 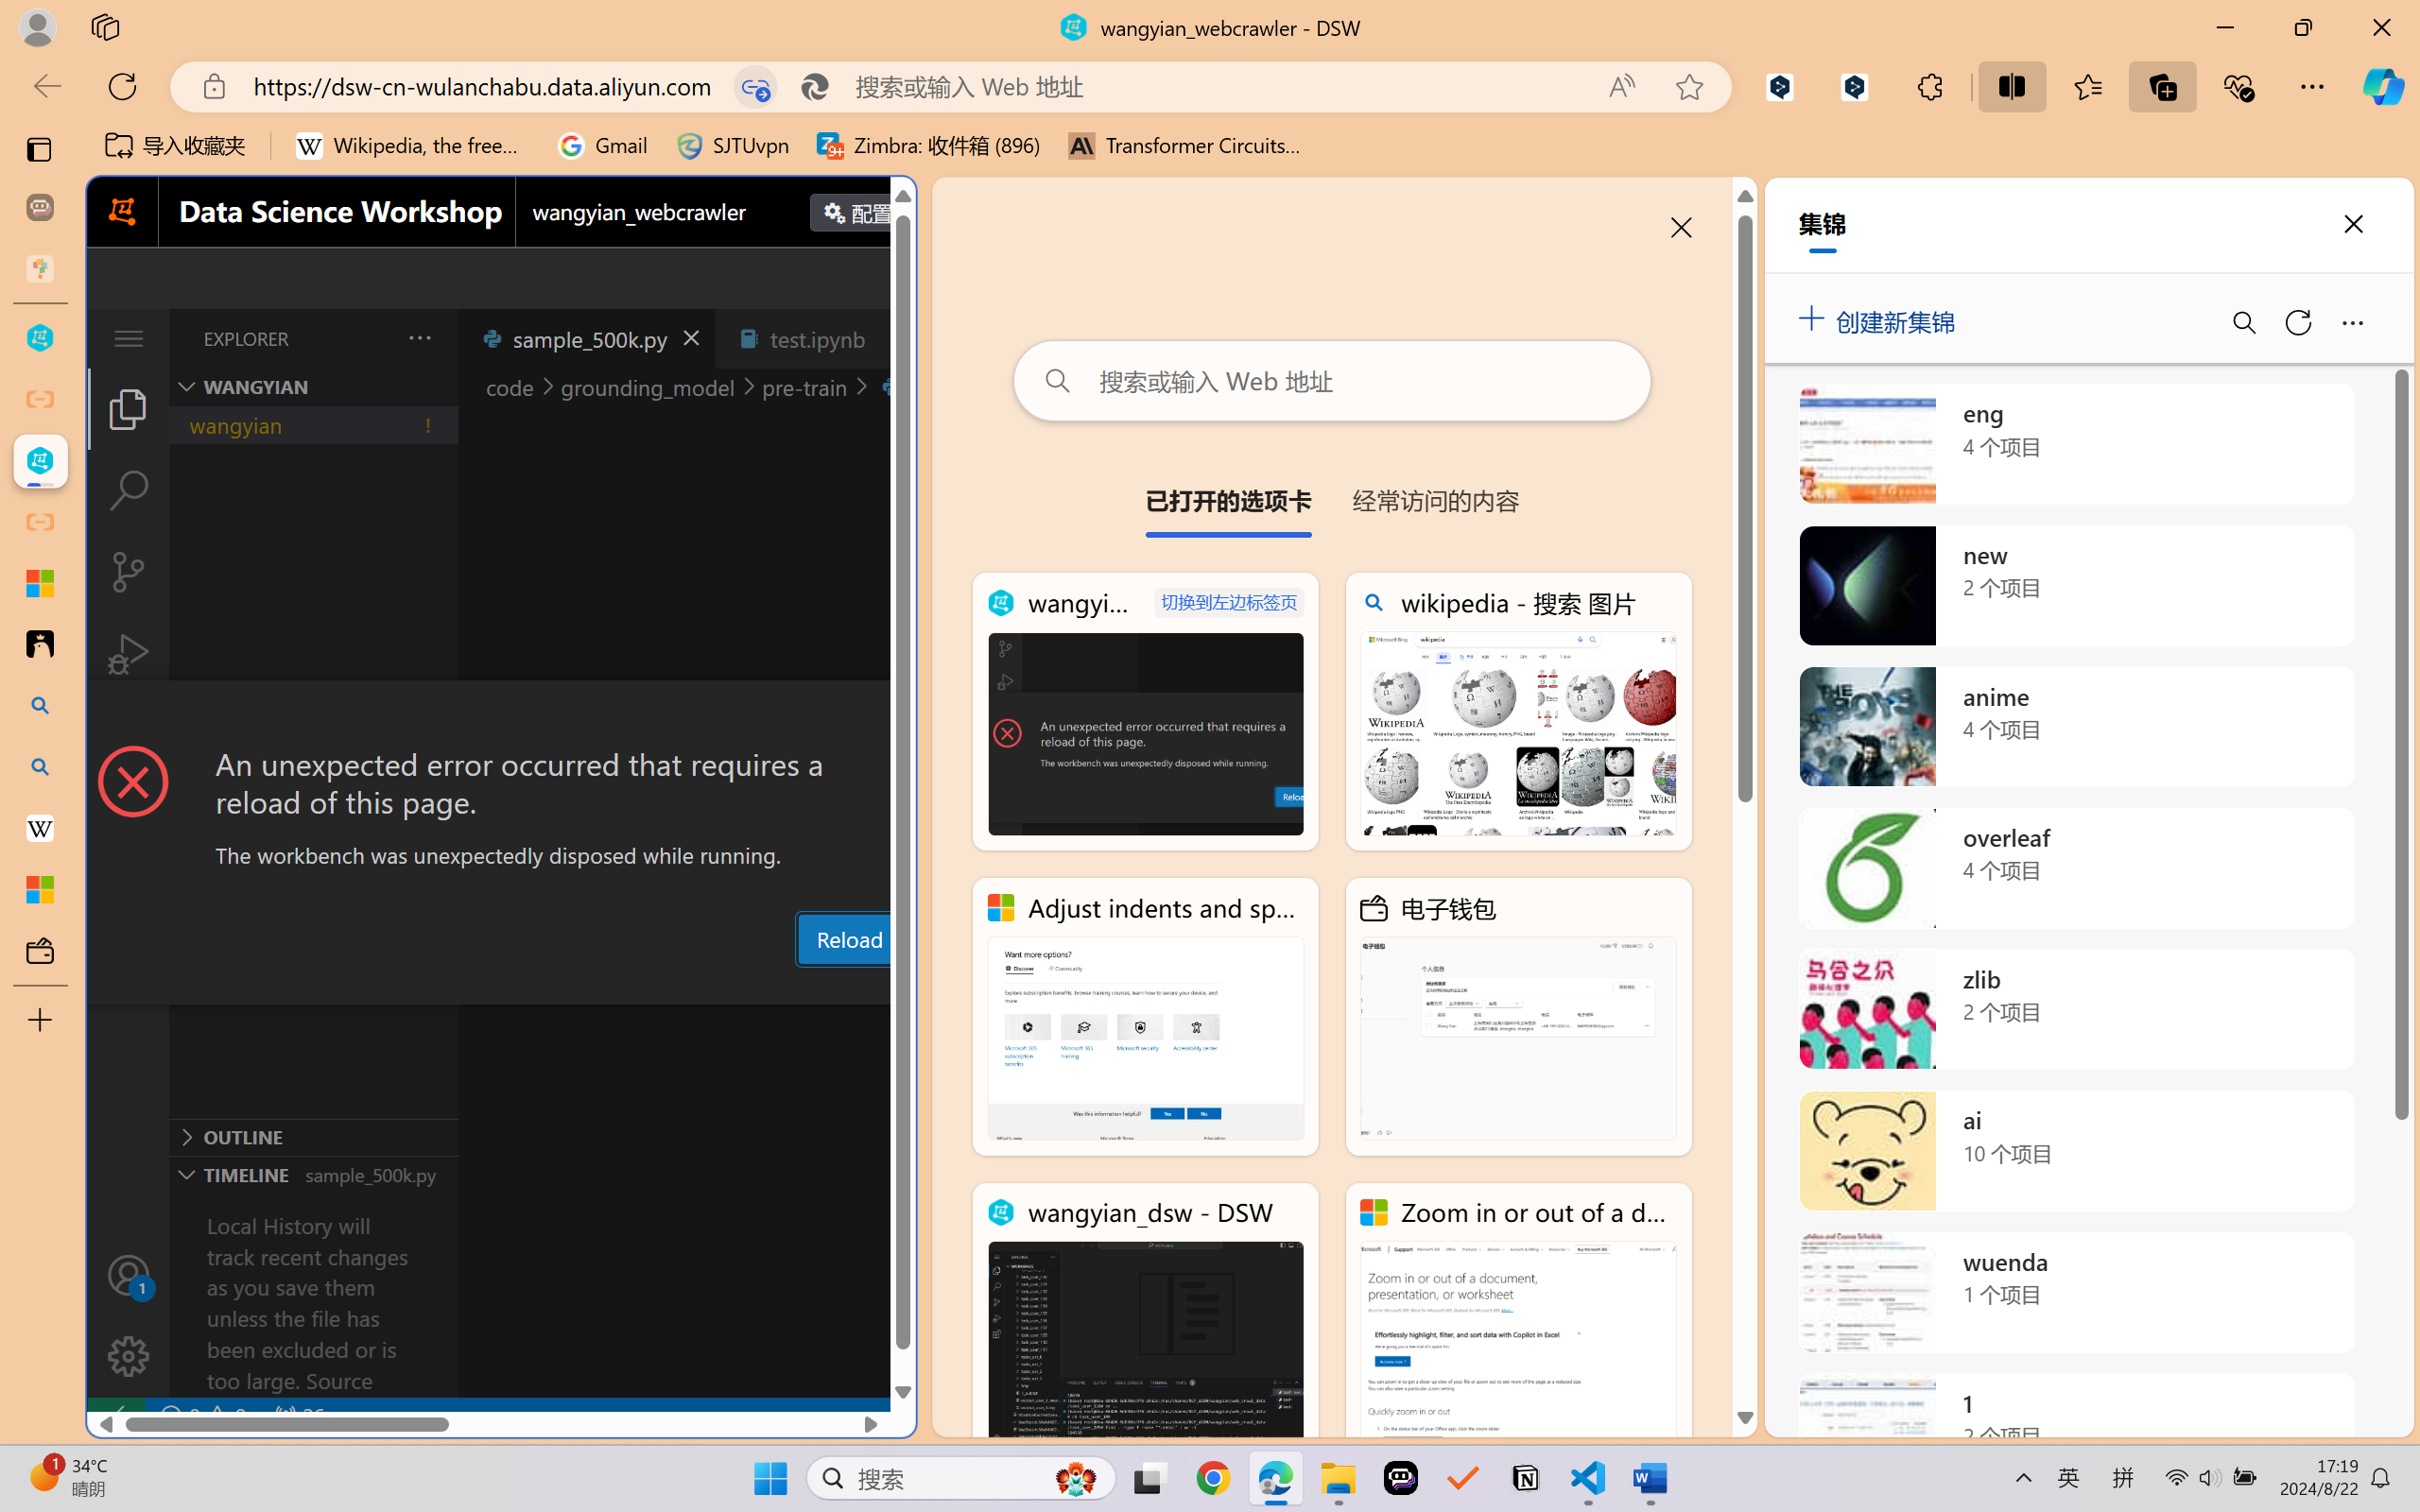 I want to click on 'Source Control (Ctrl+Shift+G)', so click(x=127, y=572).